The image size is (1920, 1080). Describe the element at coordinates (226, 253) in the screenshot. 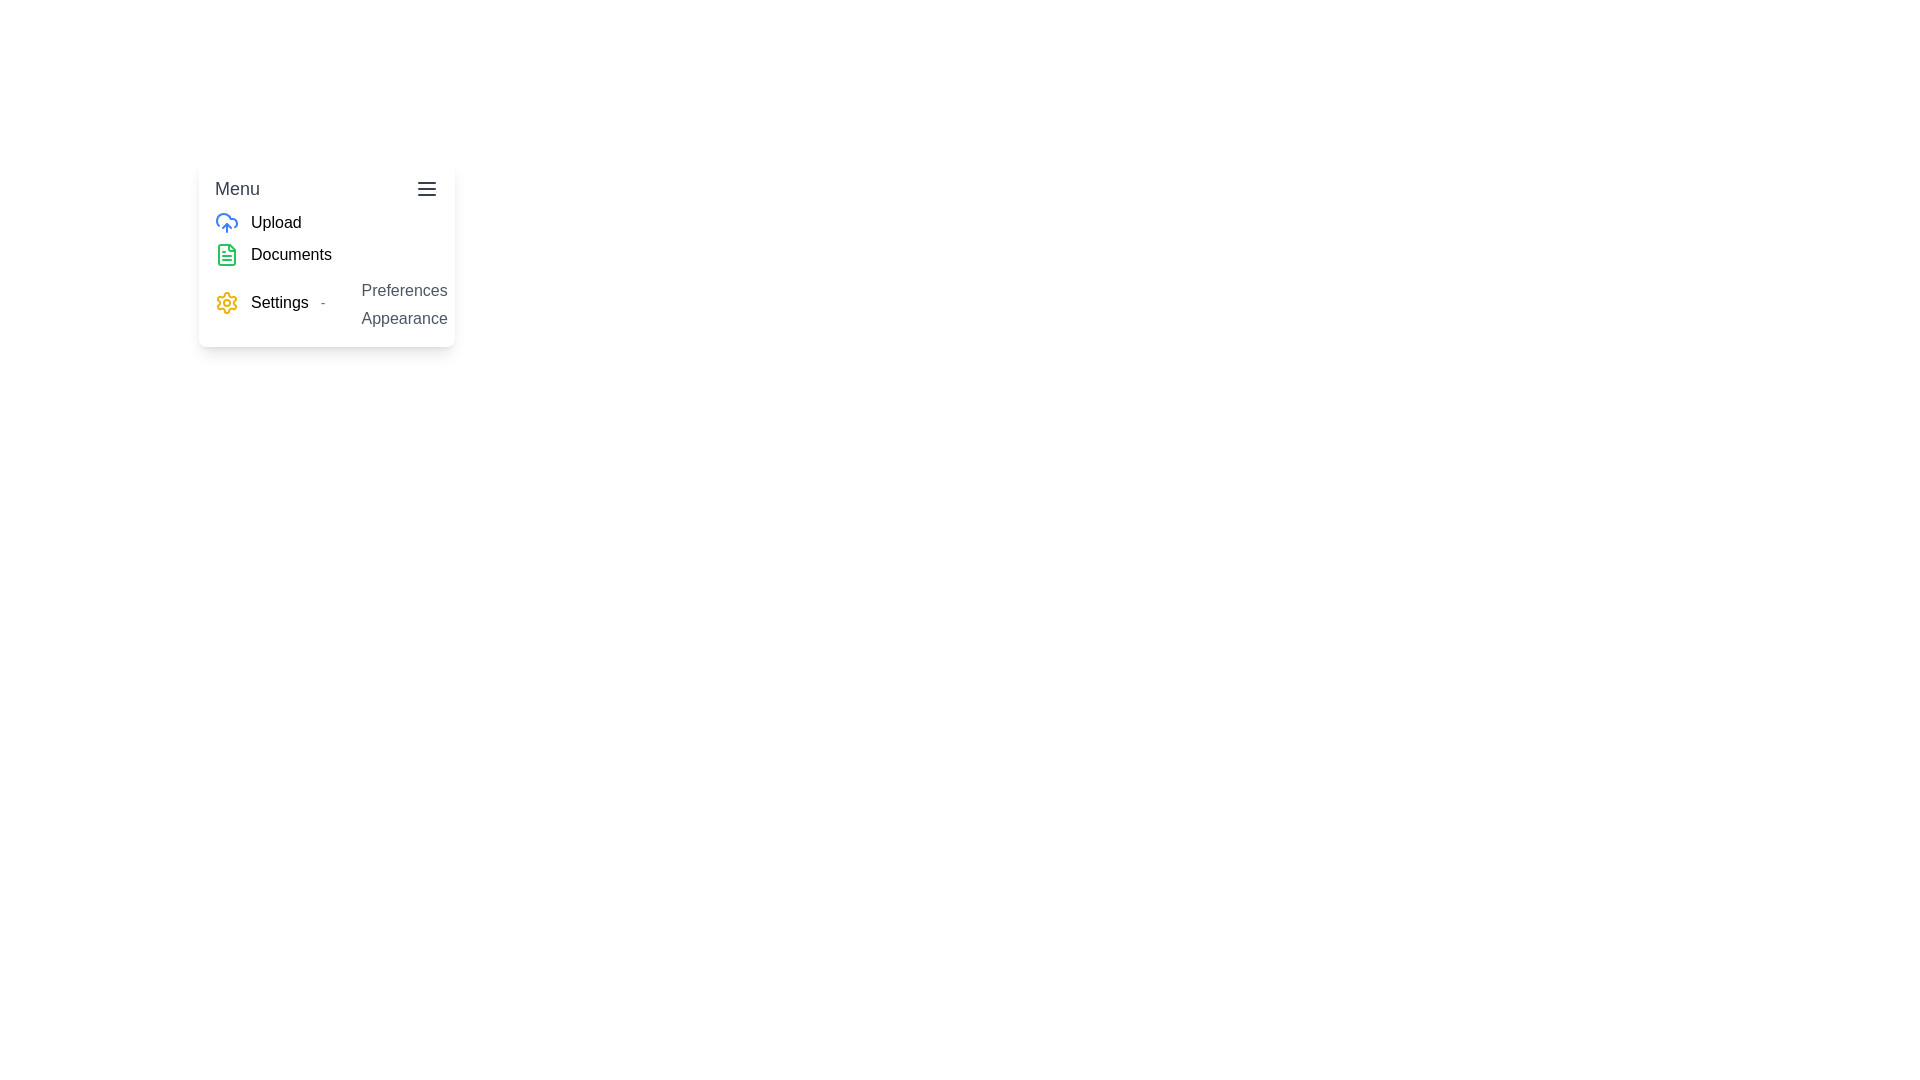

I see `the document icon located in the second row under the 'Documents' label, which visually represents the 'Documents' section of the menu` at that location.